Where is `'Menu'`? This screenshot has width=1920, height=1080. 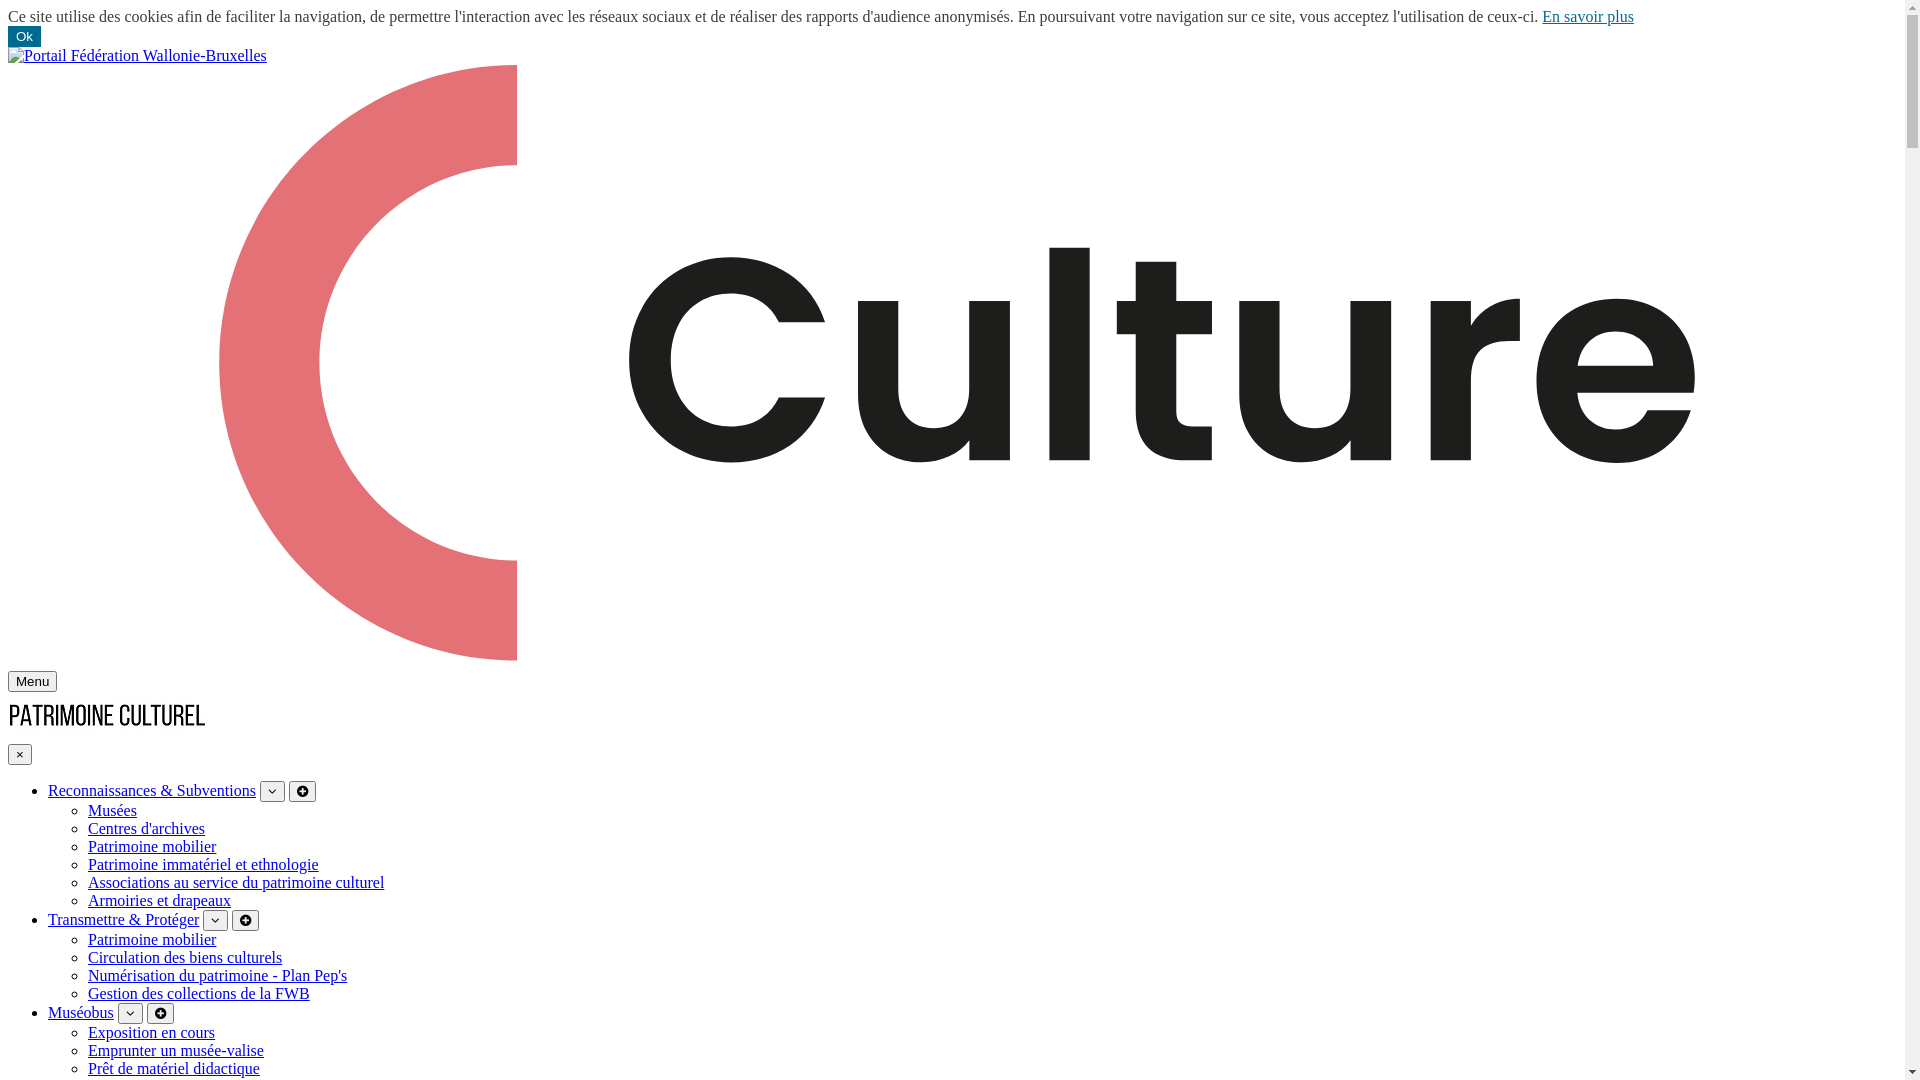 'Menu' is located at coordinates (32, 680).